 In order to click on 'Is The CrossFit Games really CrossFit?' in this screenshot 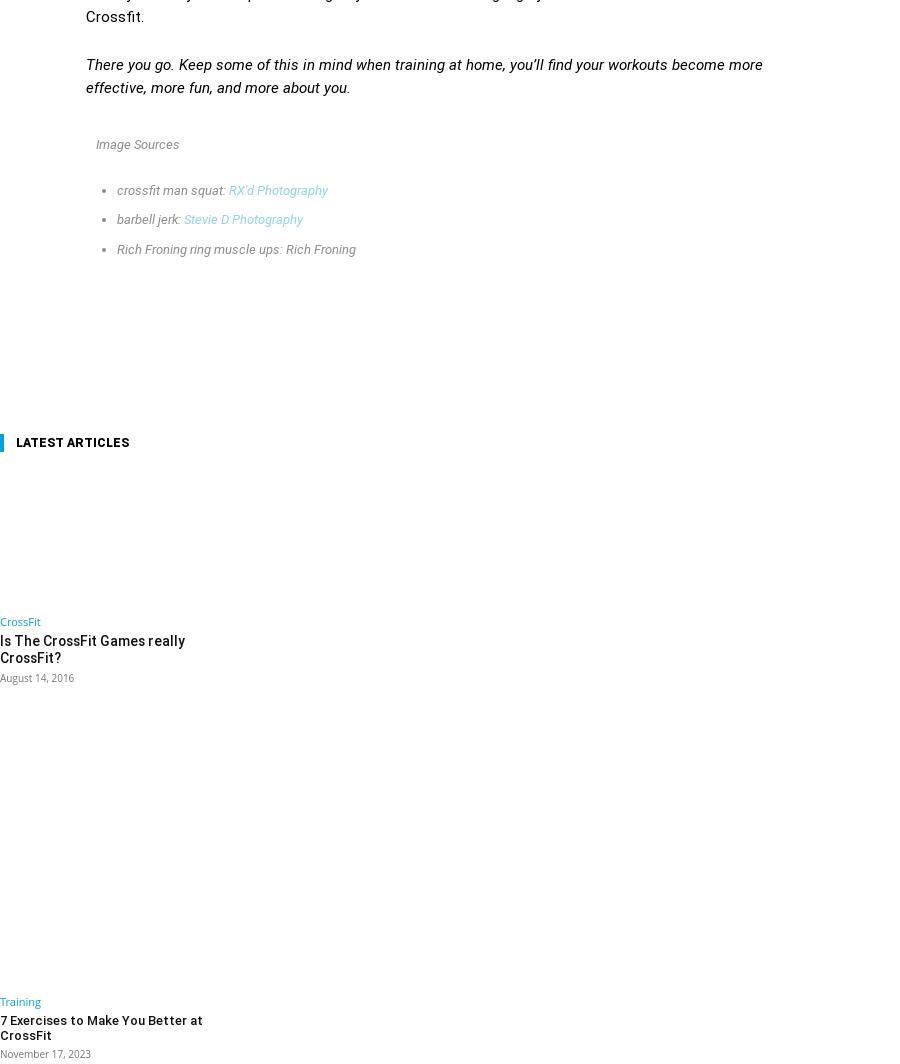, I will do `click(83, 648)`.